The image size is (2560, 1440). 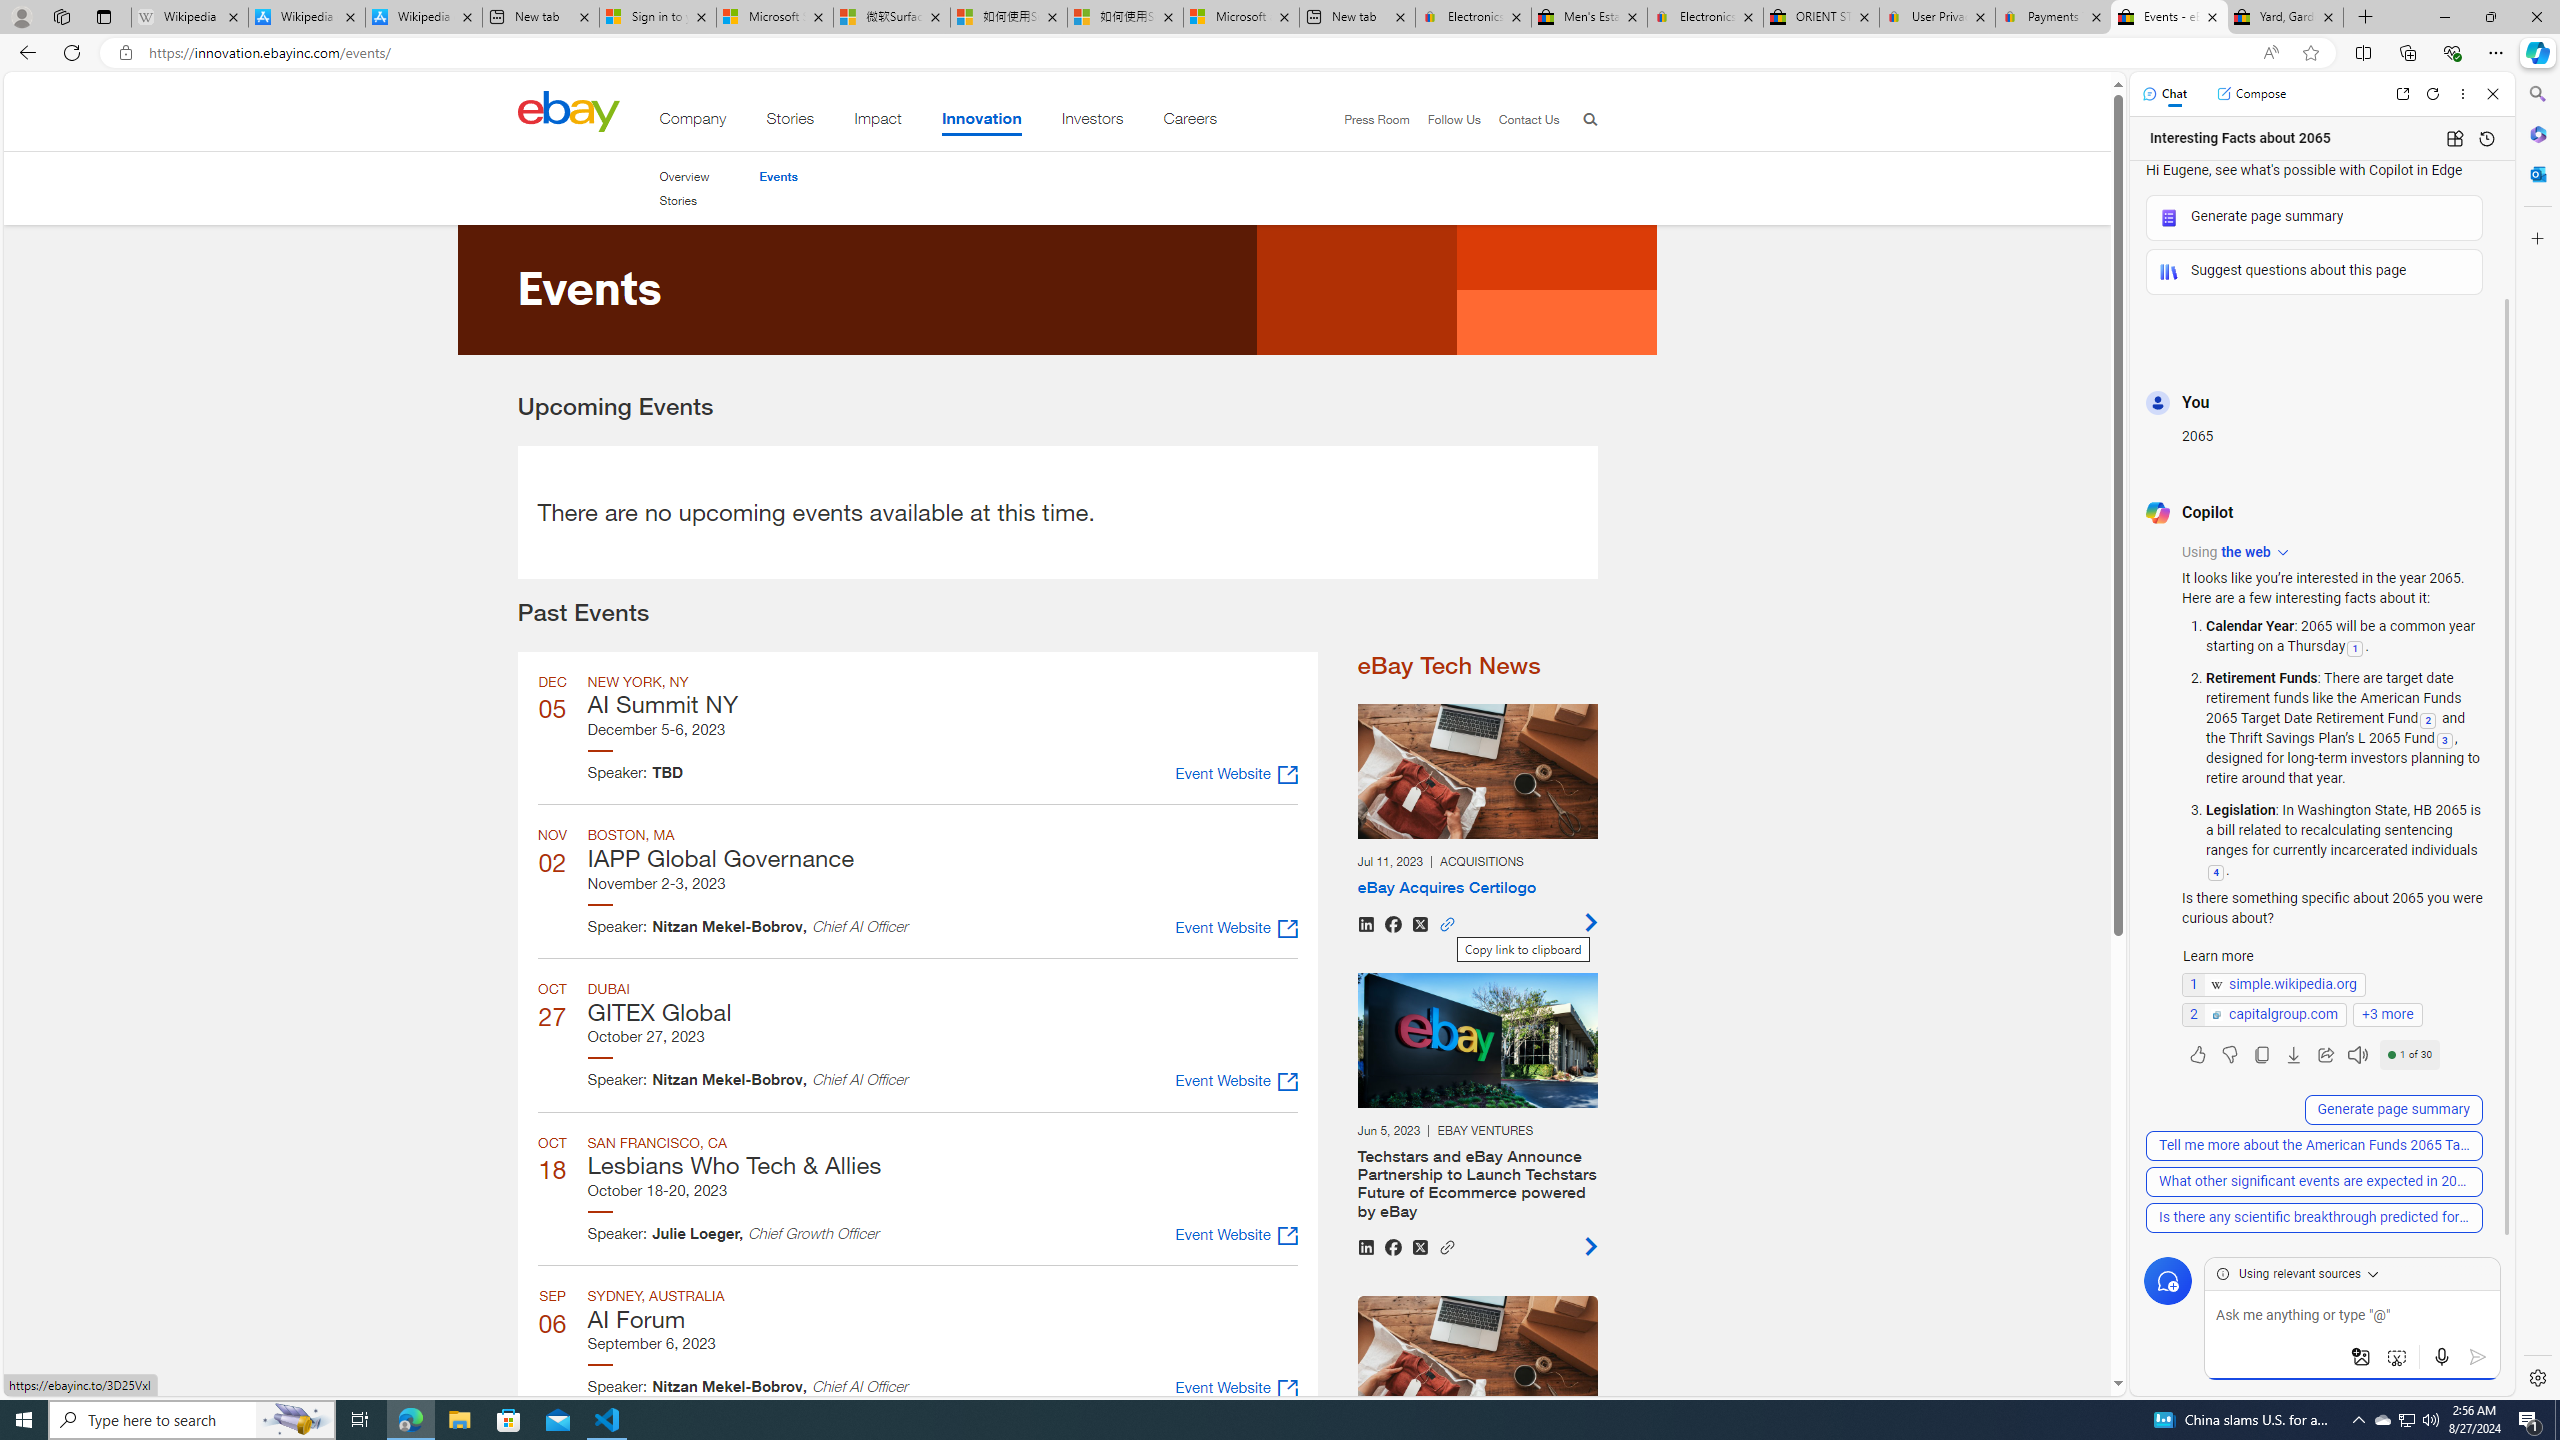 What do you see at coordinates (877, 122) in the screenshot?
I see `'Impact'` at bounding box center [877, 122].